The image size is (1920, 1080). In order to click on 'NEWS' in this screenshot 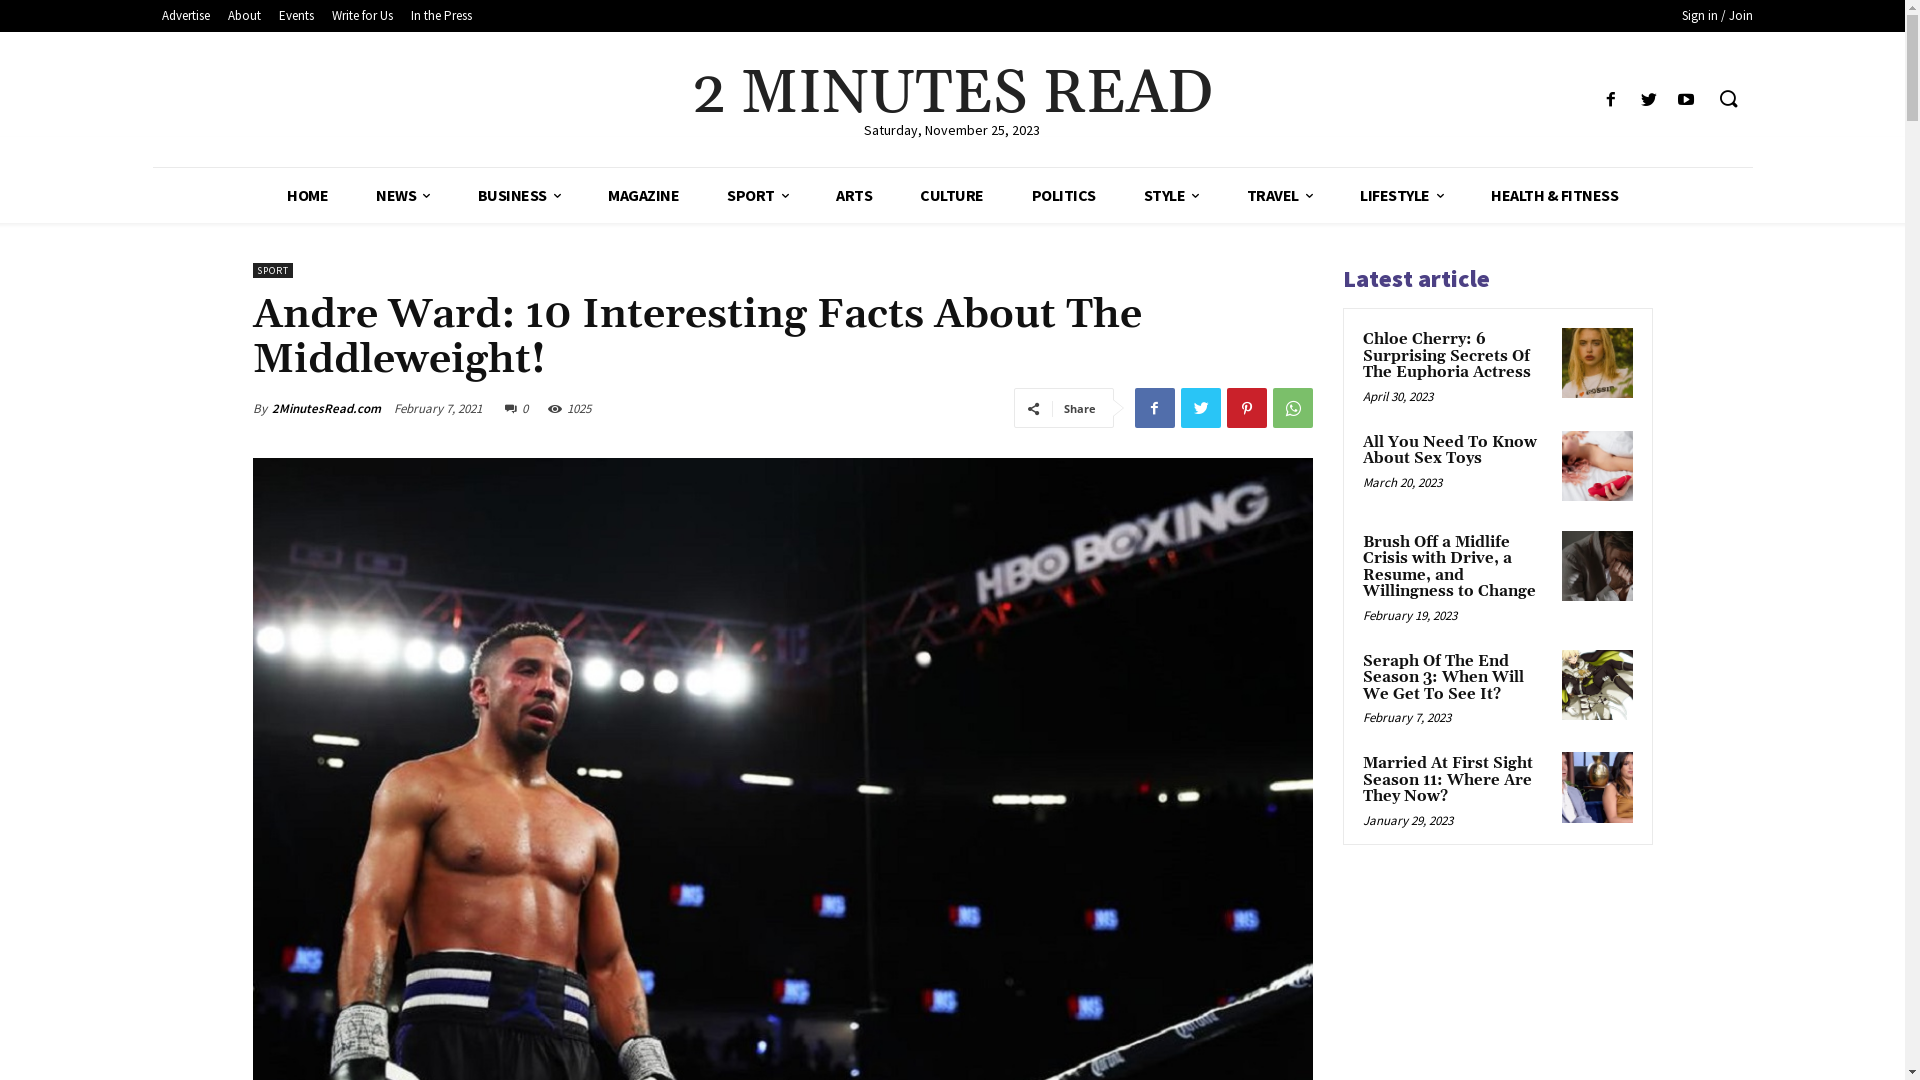, I will do `click(402, 195)`.